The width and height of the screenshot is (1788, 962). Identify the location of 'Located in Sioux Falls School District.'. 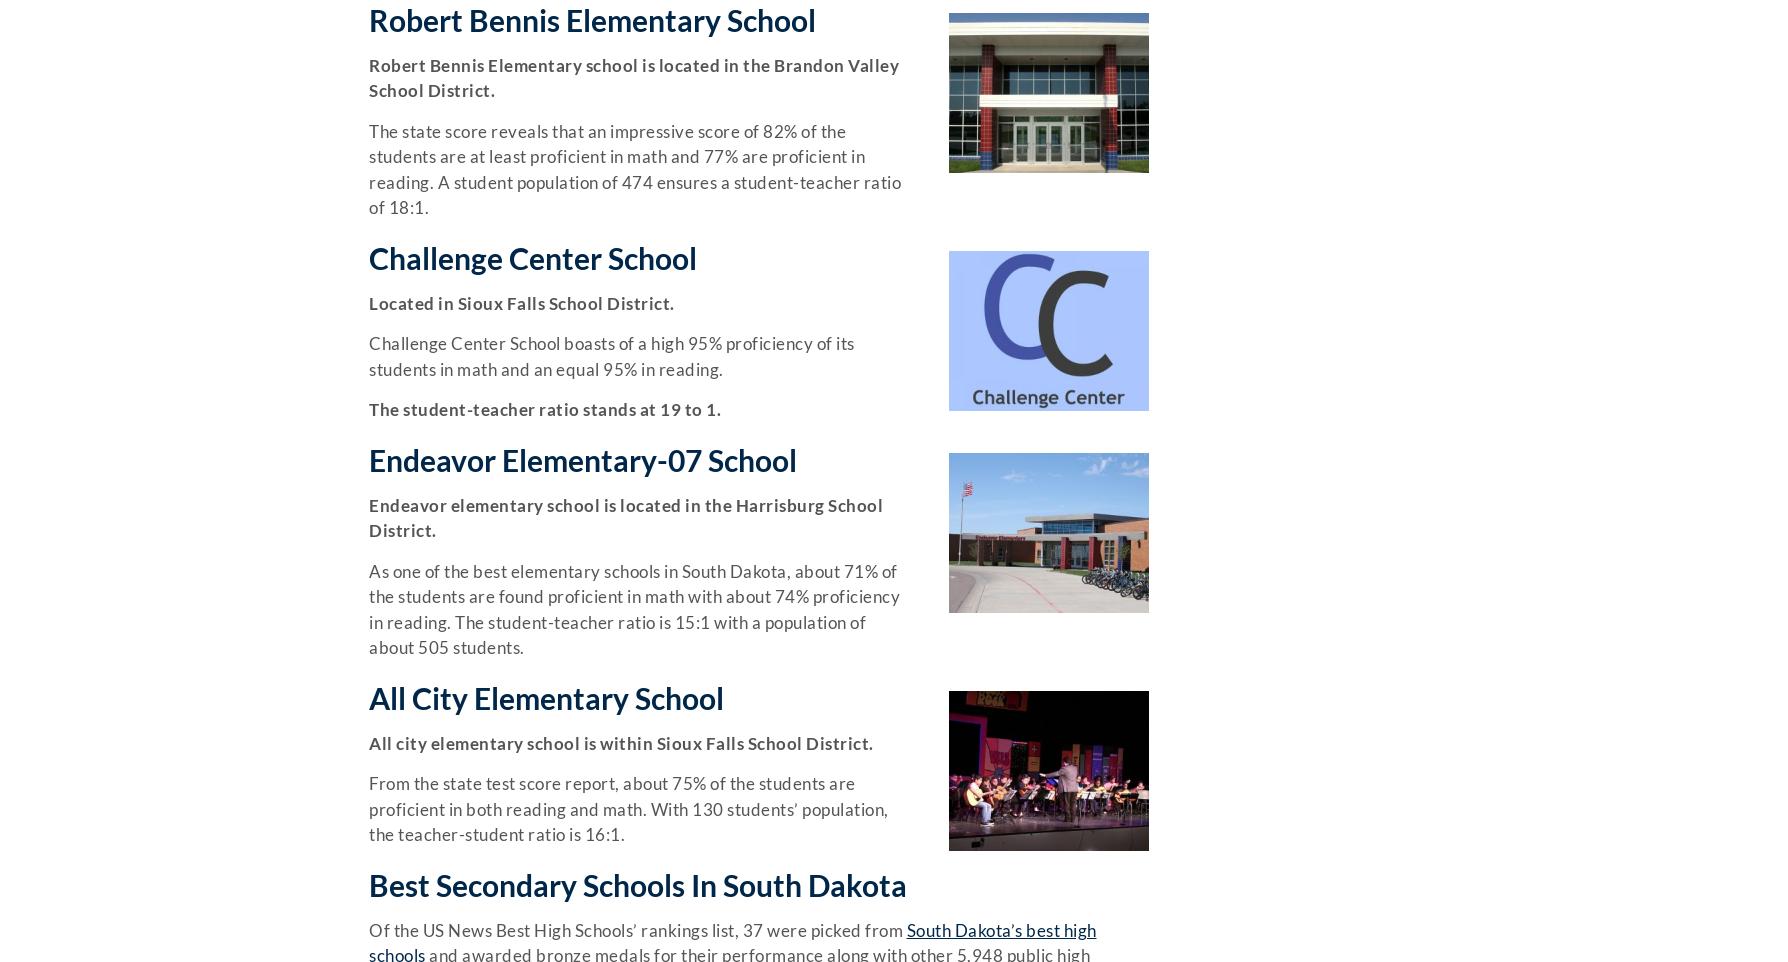
(521, 301).